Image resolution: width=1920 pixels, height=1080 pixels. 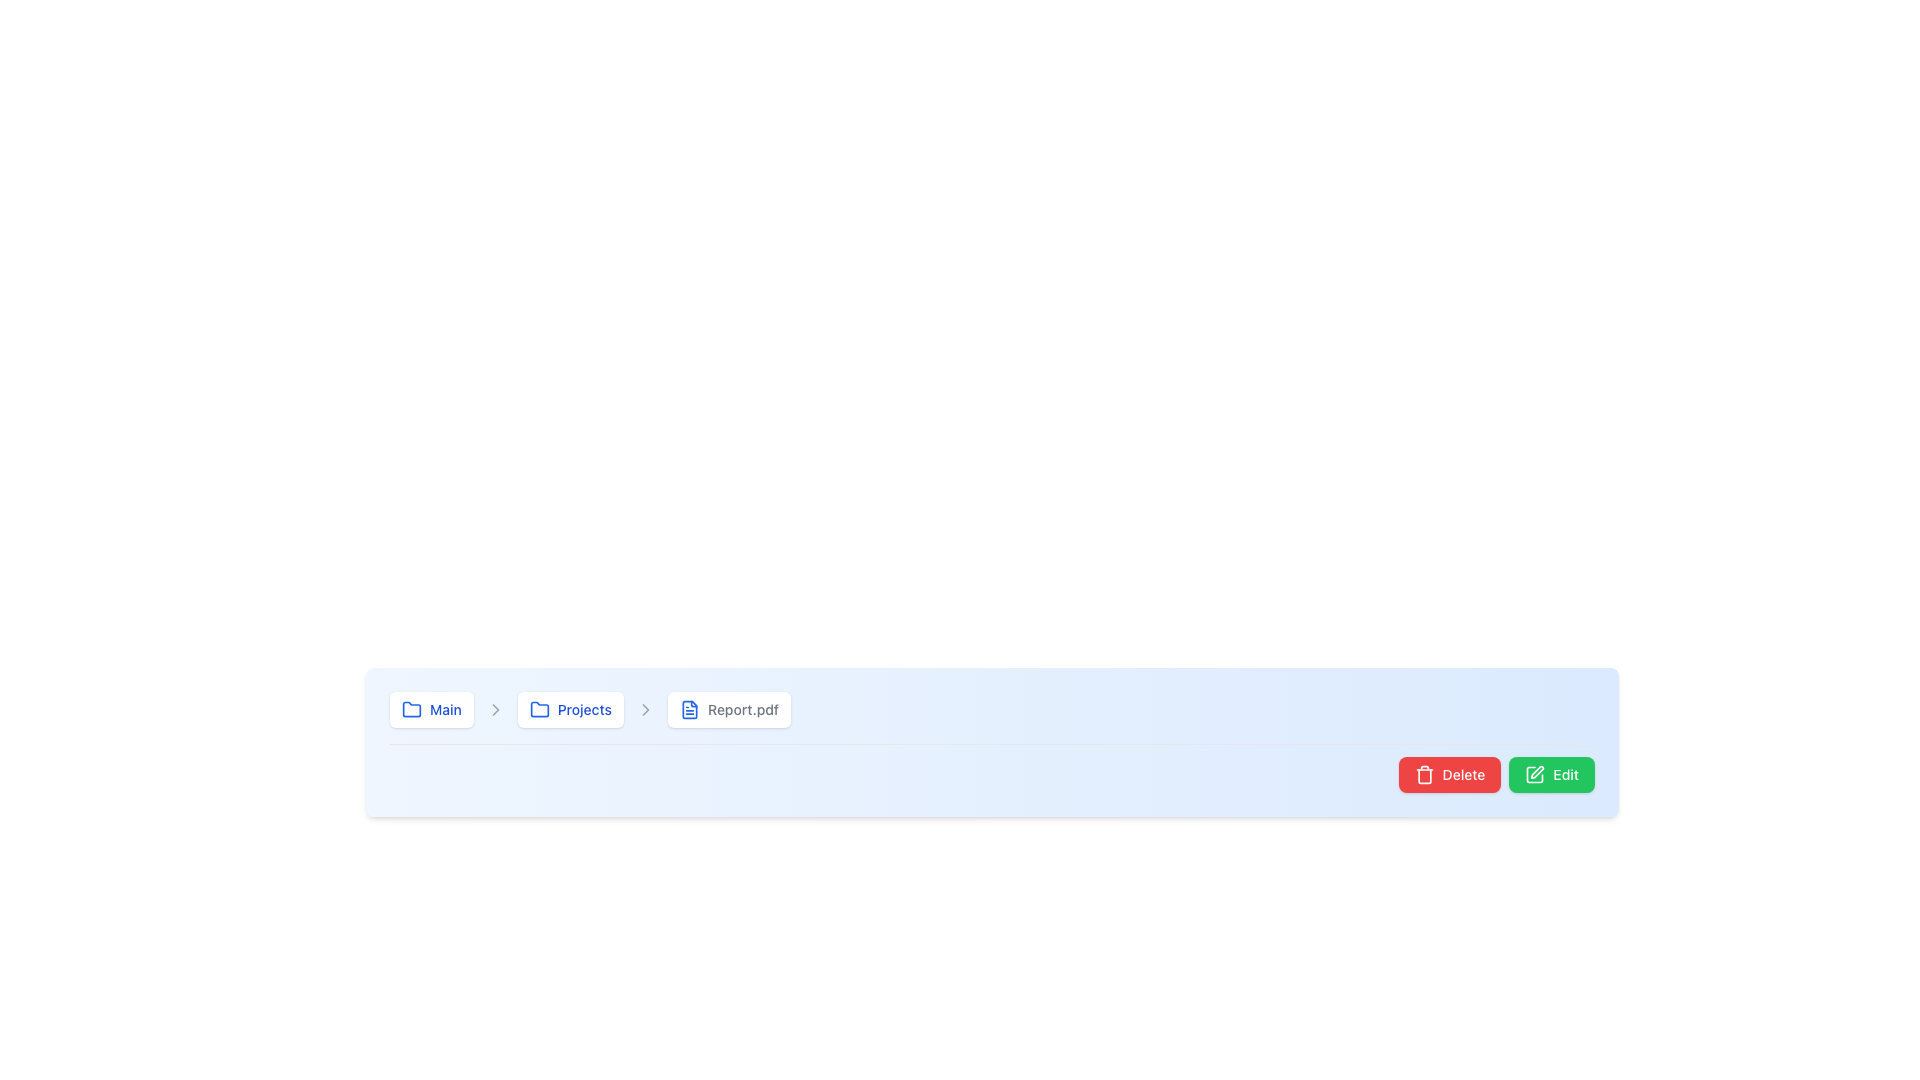 I want to click on the directional indicator icon in the breadcrumb navigation bar that separates 'Projects' and 'Report.pdf', so click(x=495, y=708).